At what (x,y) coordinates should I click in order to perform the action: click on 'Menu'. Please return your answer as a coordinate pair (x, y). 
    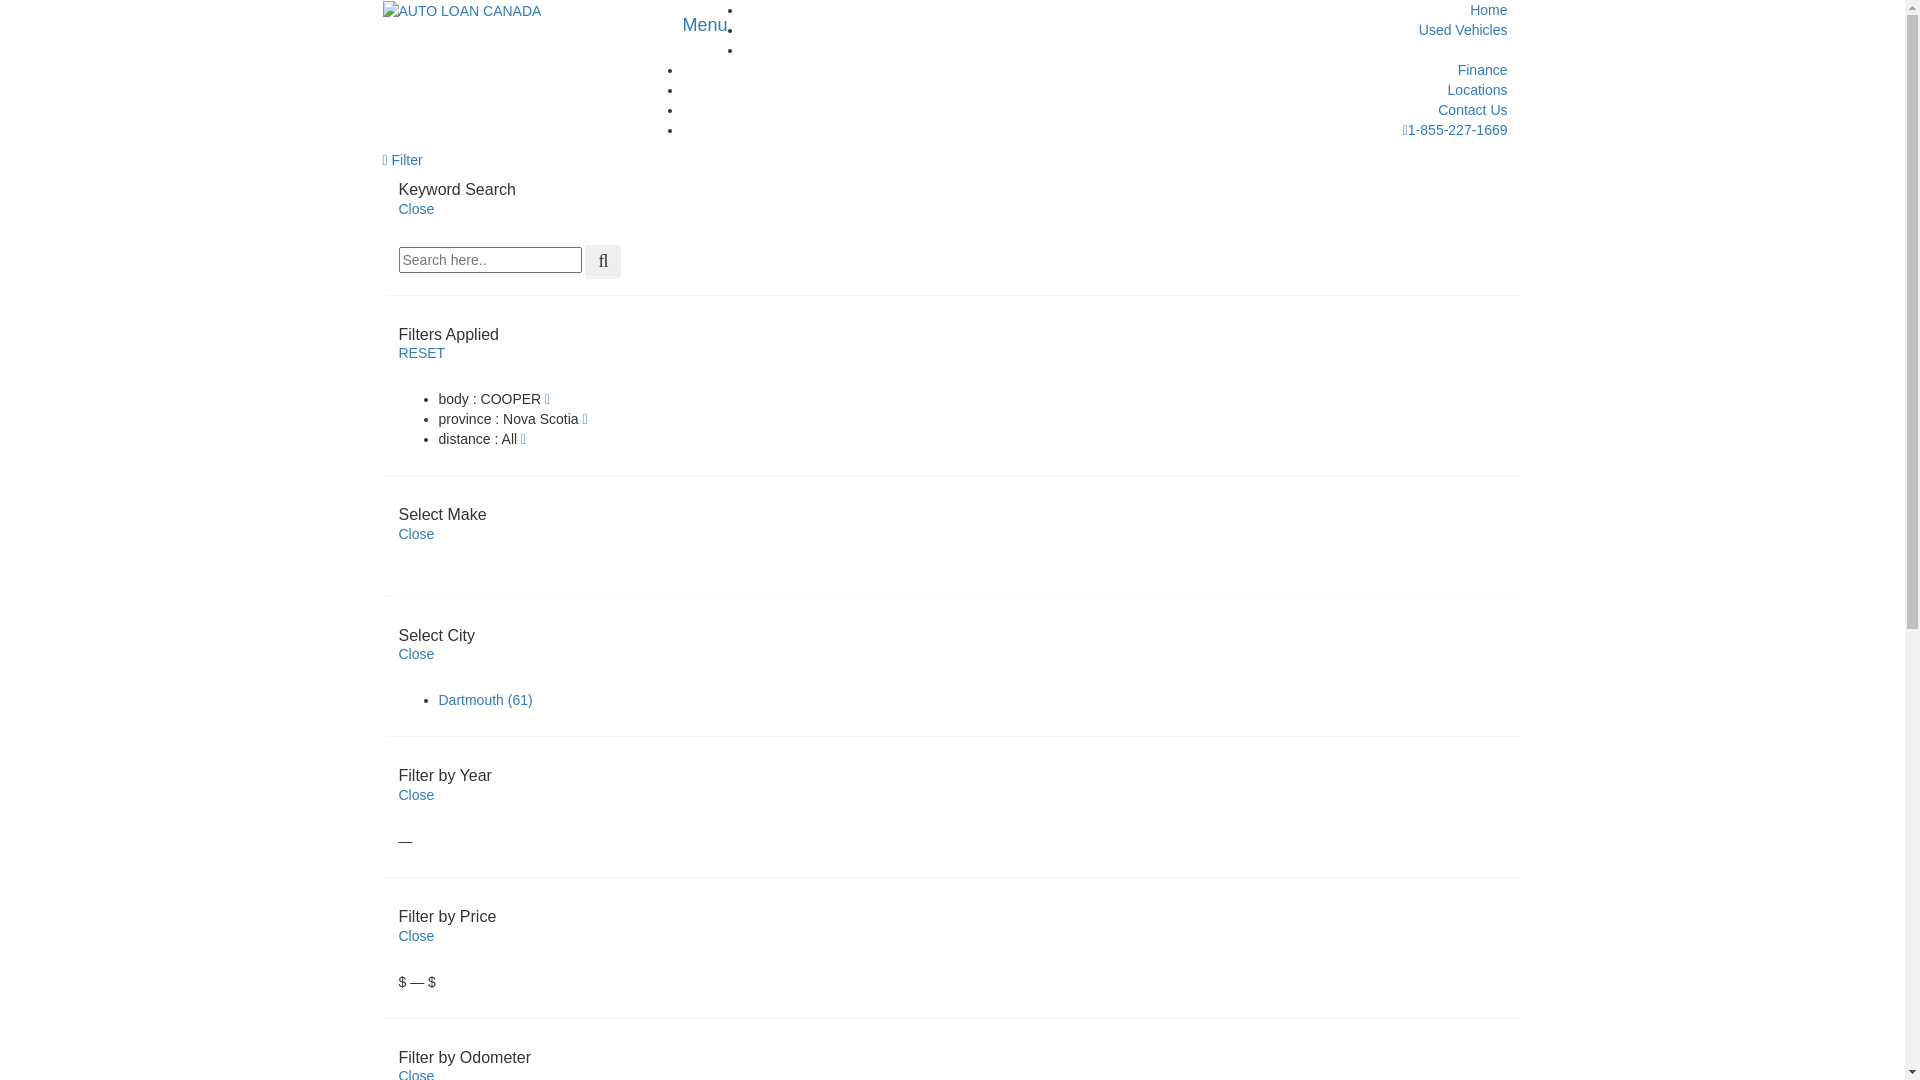
    Looking at the image, I should click on (705, 24).